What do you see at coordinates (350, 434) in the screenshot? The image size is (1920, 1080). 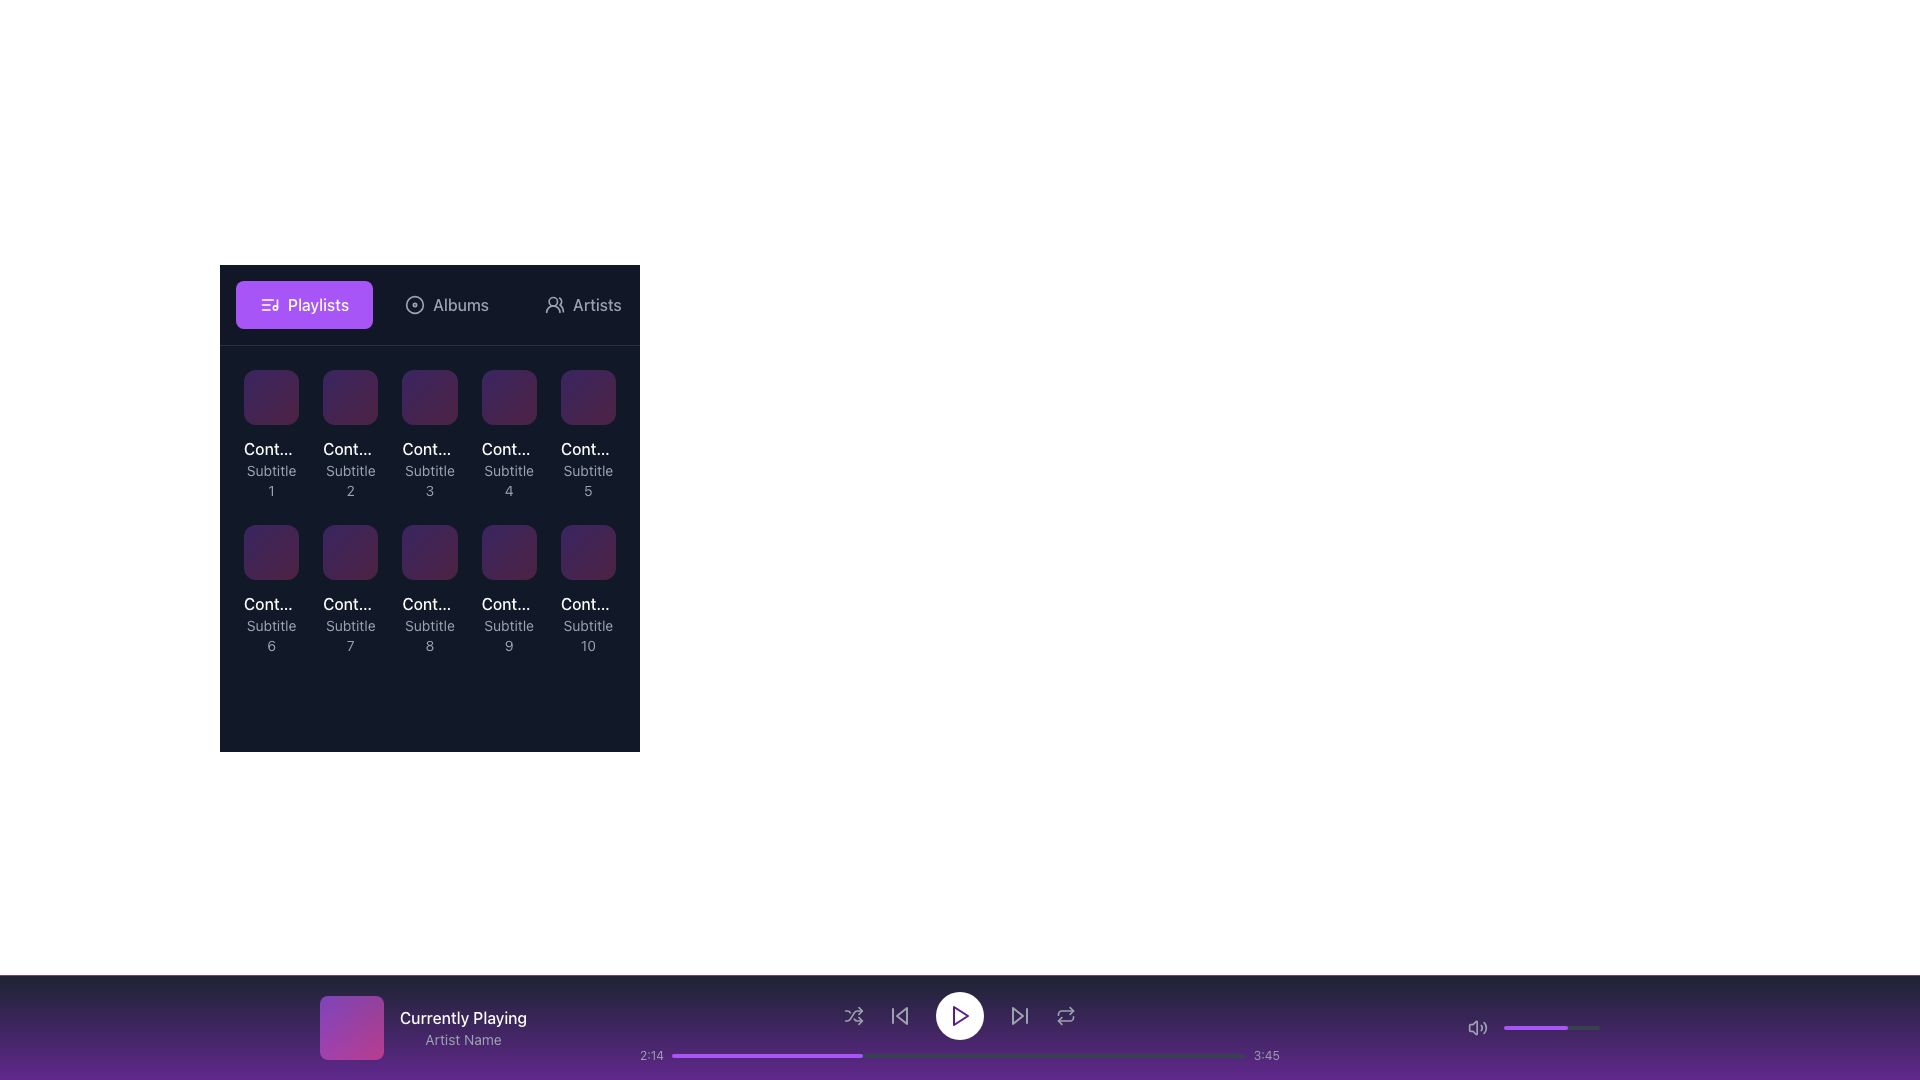 I see `the second media item in the first row of the grid layout` at bounding box center [350, 434].